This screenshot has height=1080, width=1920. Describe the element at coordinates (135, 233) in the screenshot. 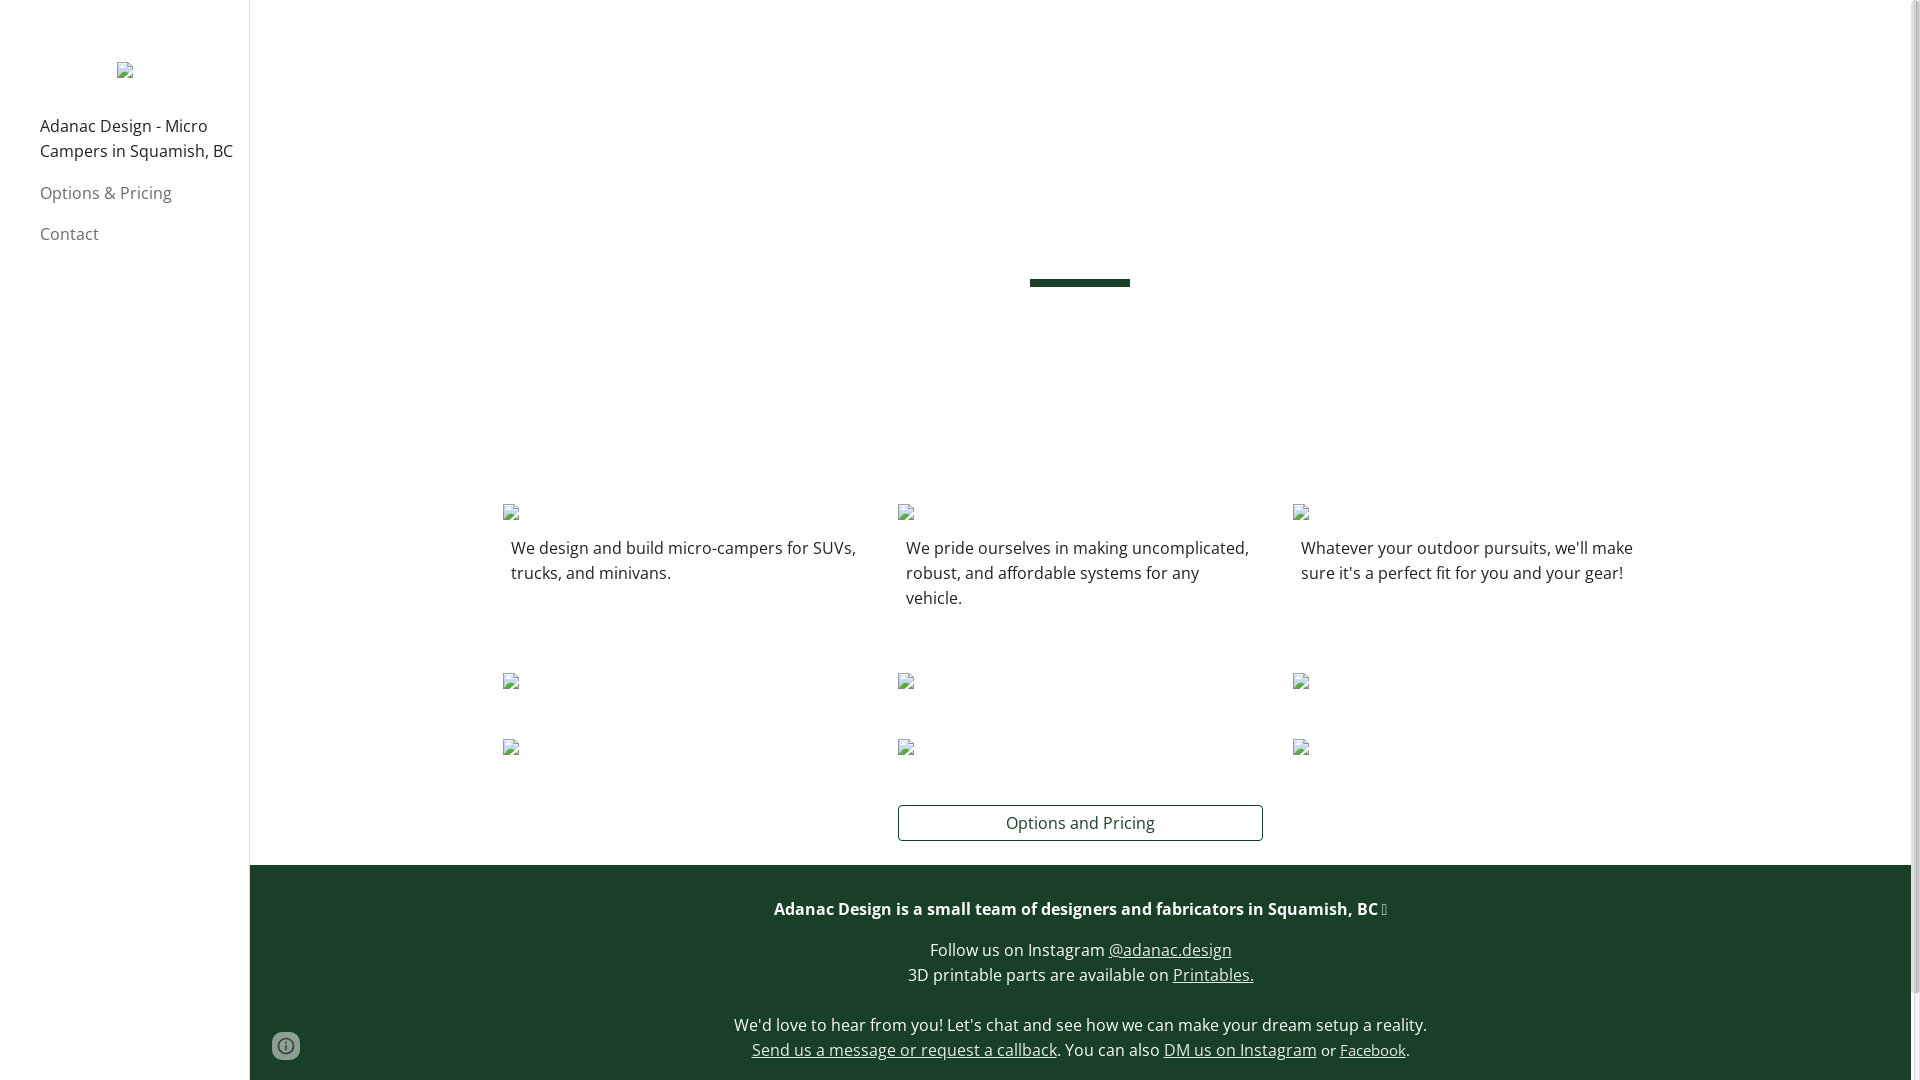

I see `'Contact'` at that location.